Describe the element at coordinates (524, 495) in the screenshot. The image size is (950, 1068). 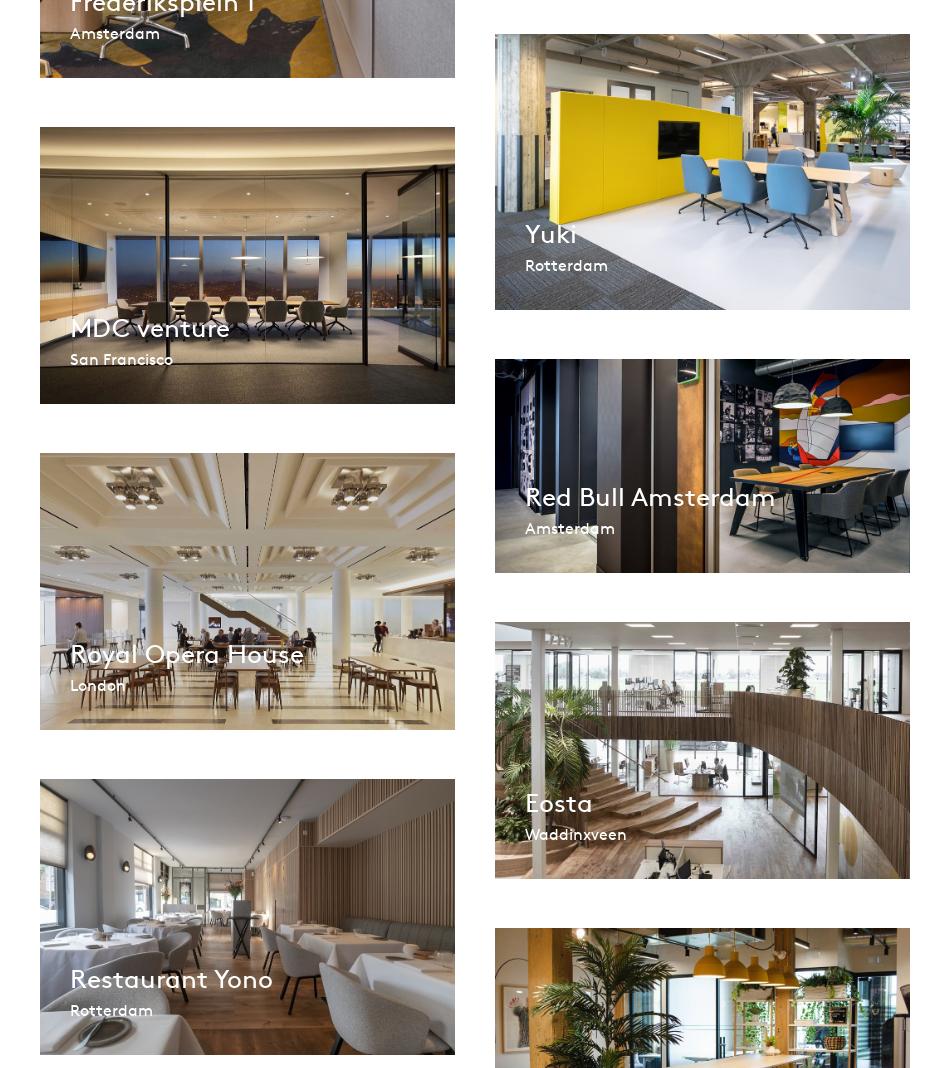
I see `'Red Bull Amsterdam'` at that location.